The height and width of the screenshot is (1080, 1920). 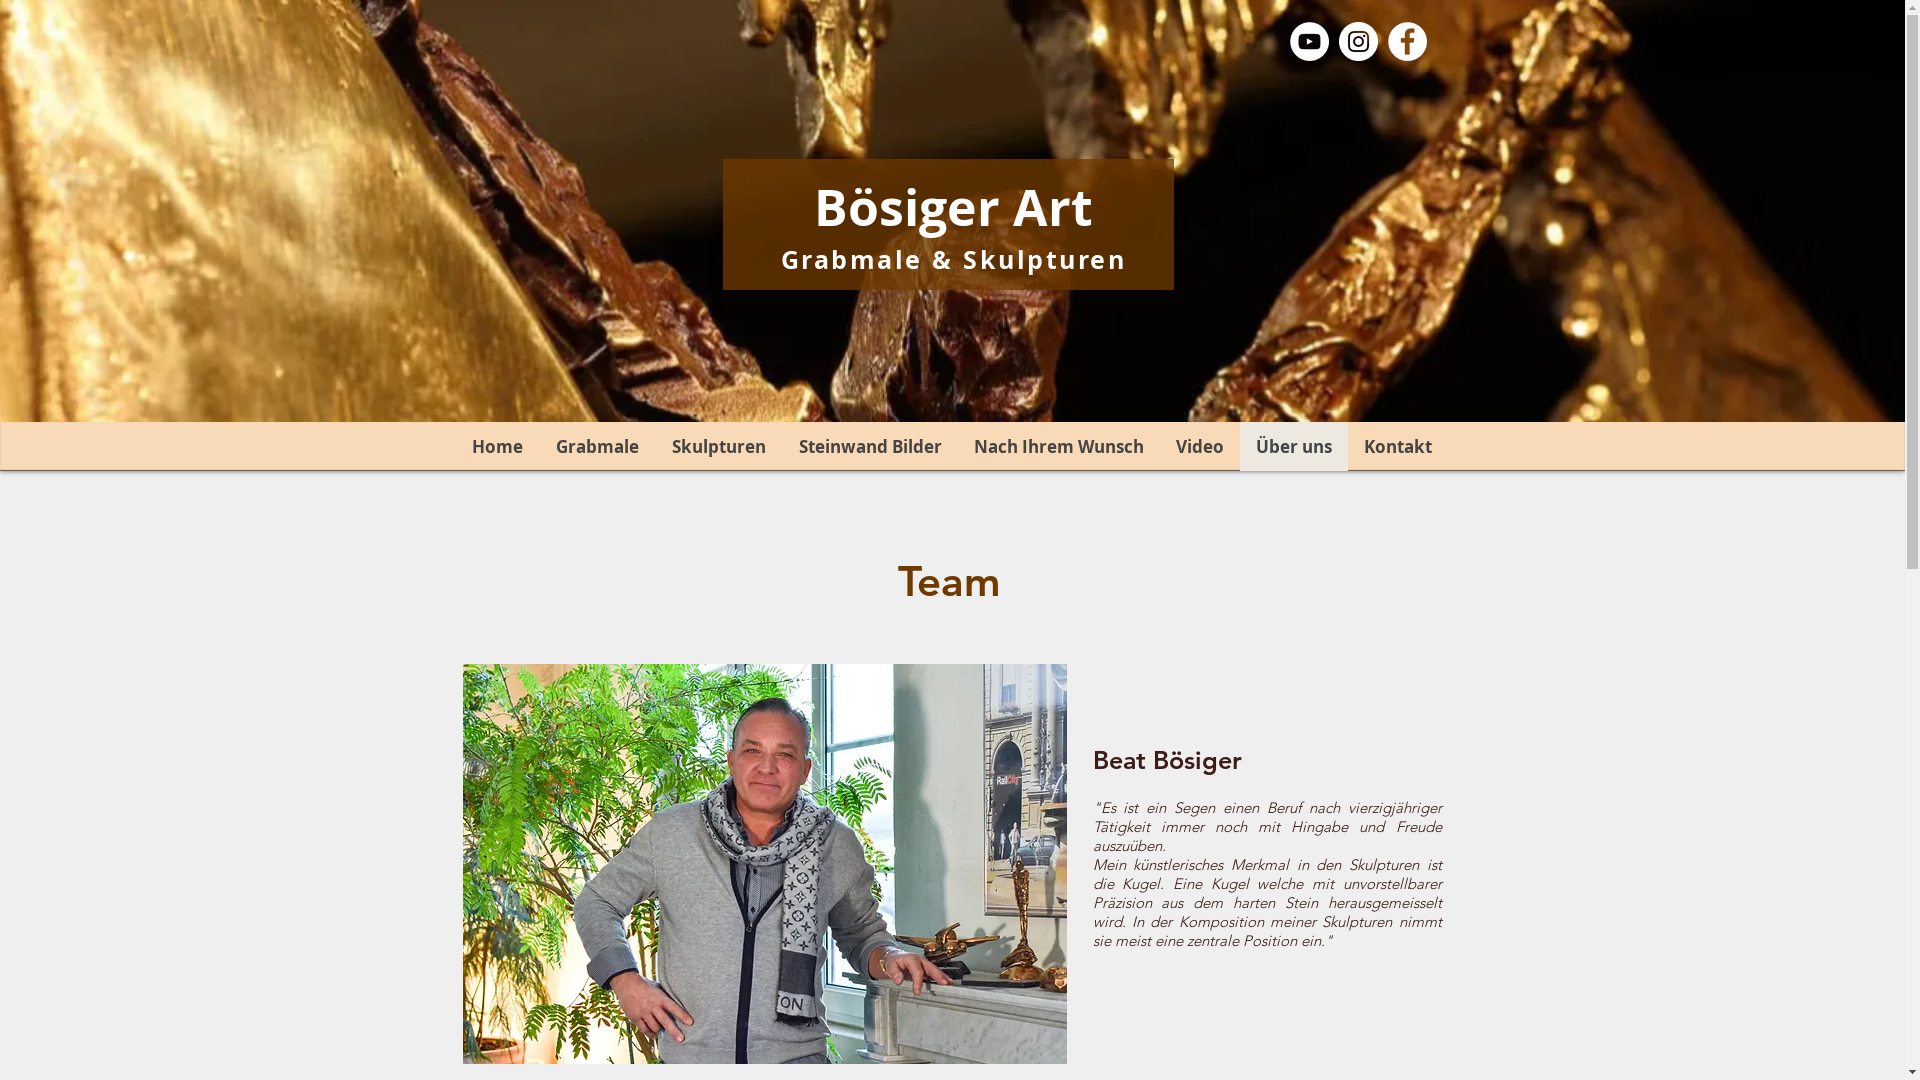 What do you see at coordinates (1058, 445) in the screenshot?
I see `'Nach Ihrem Wunsch'` at bounding box center [1058, 445].